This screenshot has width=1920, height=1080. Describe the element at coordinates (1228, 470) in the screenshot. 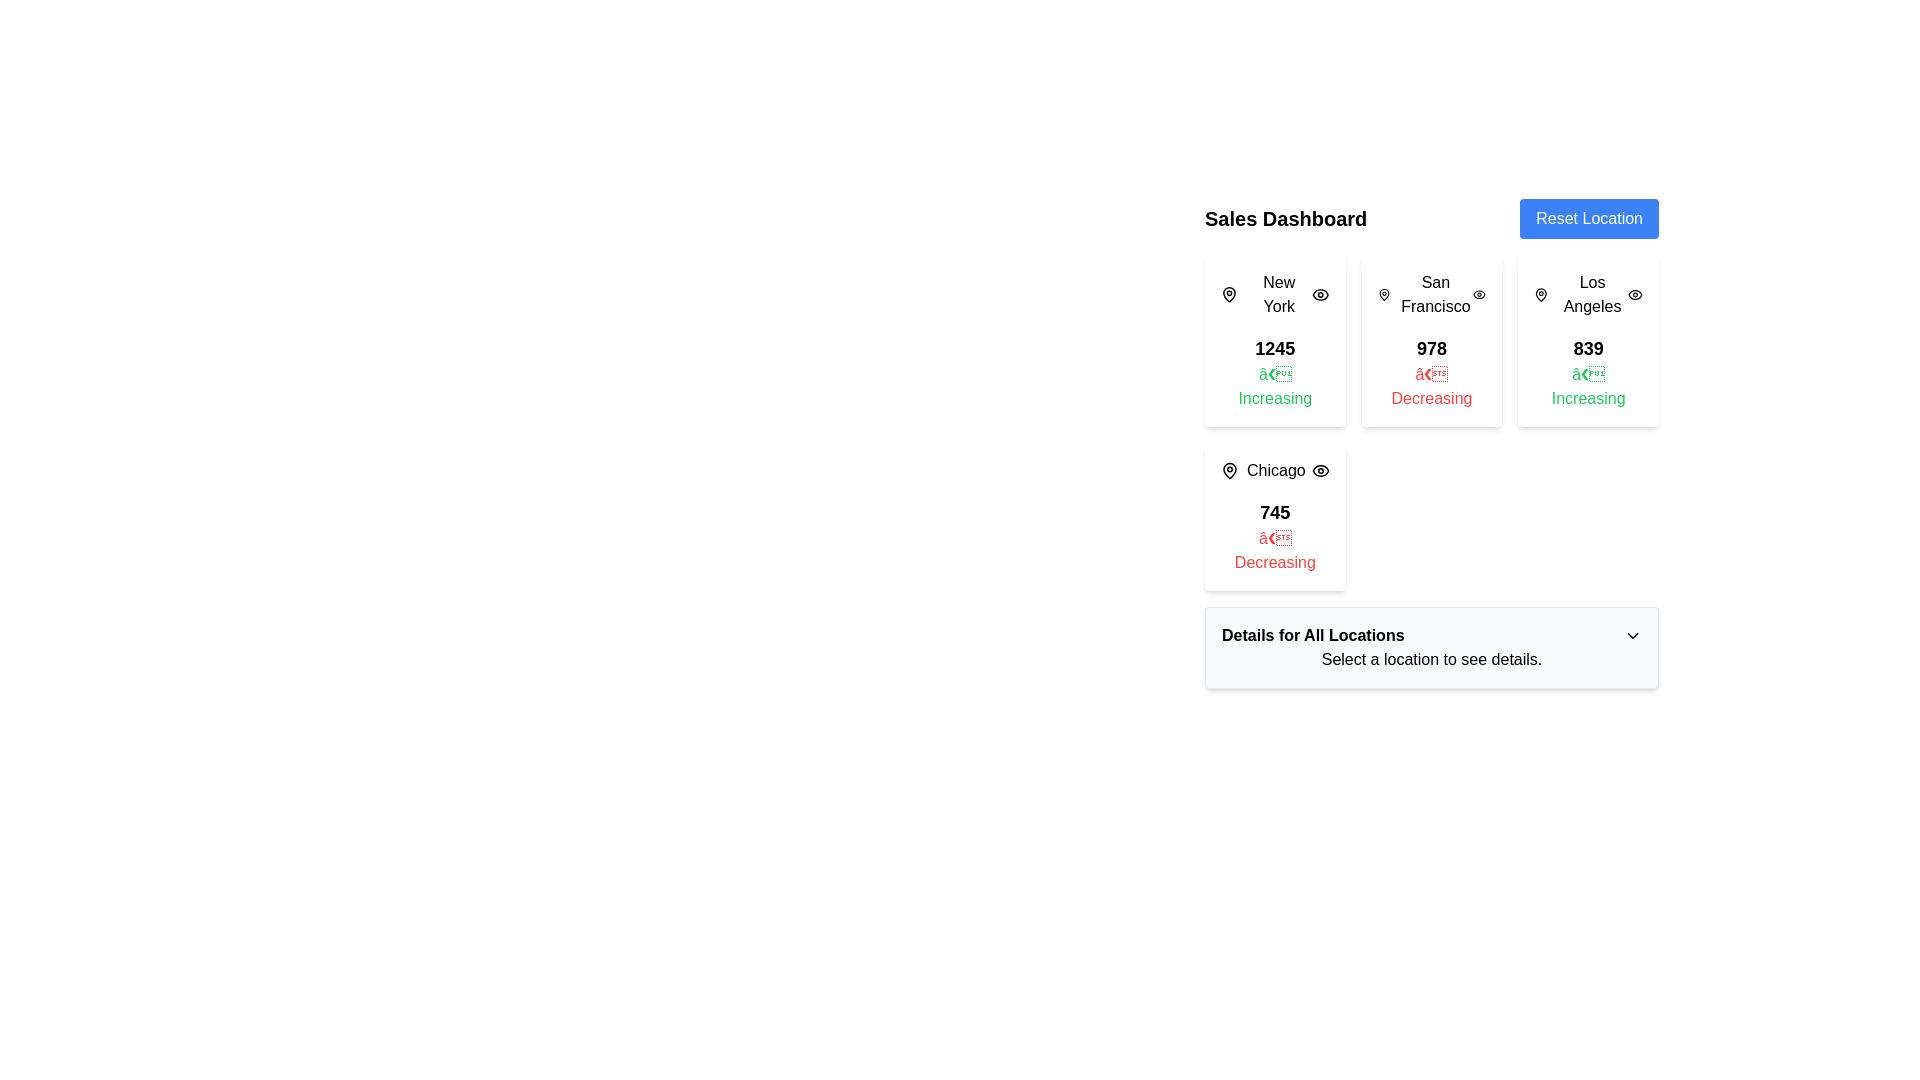

I see `map pin icon element styled as a hollow circular form with a tapering downward extension, located on the 'Chicago' data card, for style or structure in developer tools` at that location.